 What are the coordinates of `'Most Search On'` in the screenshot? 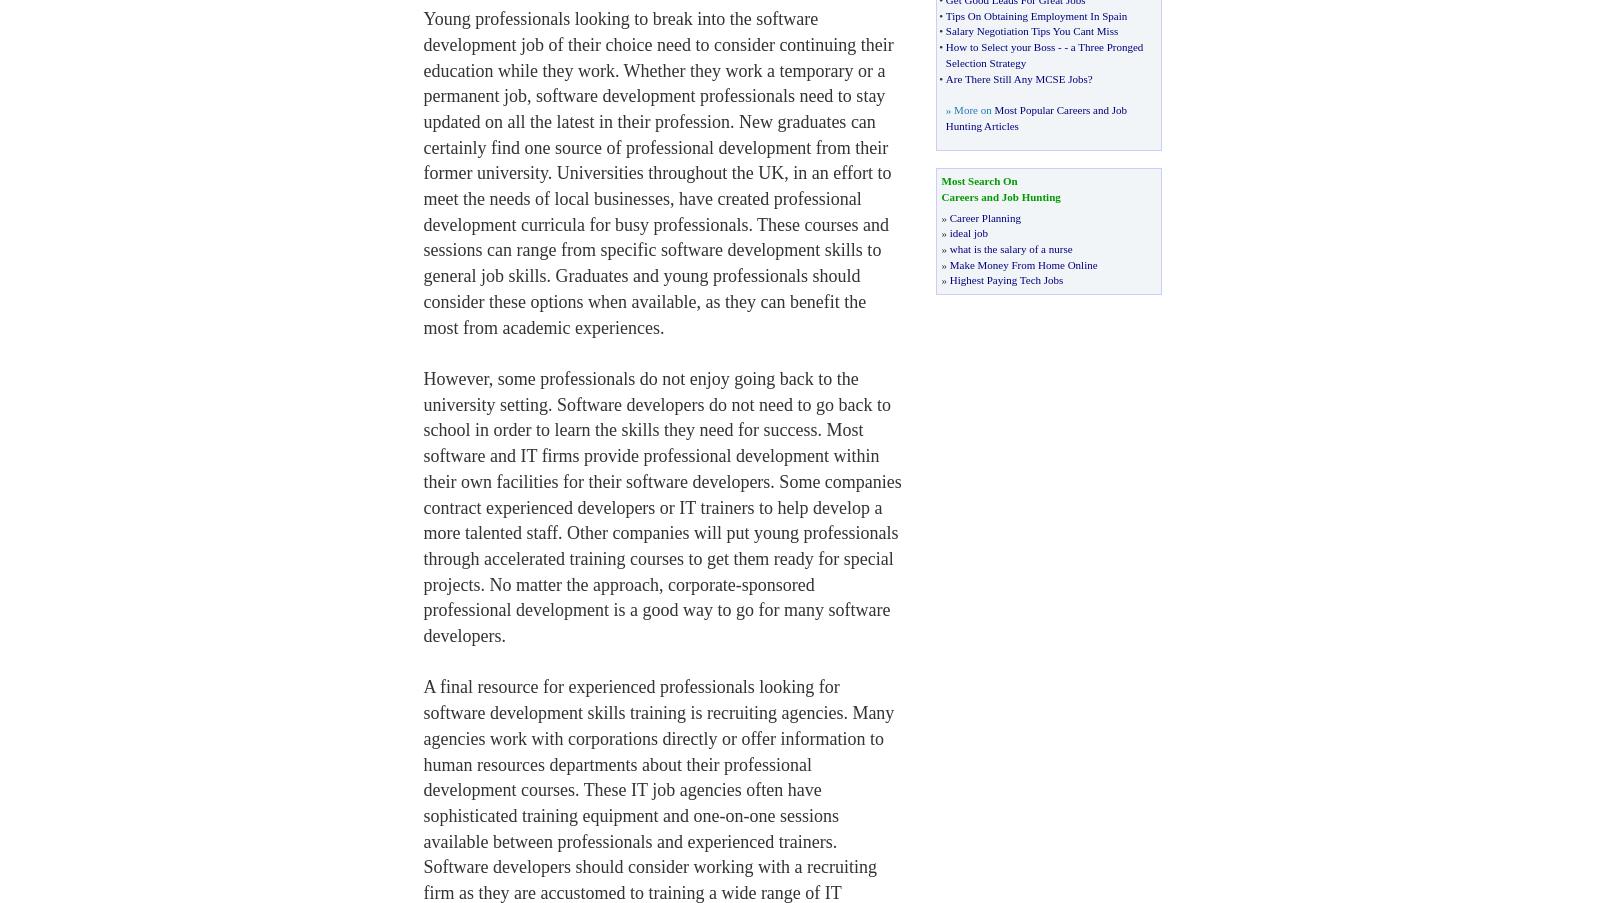 It's located at (978, 179).